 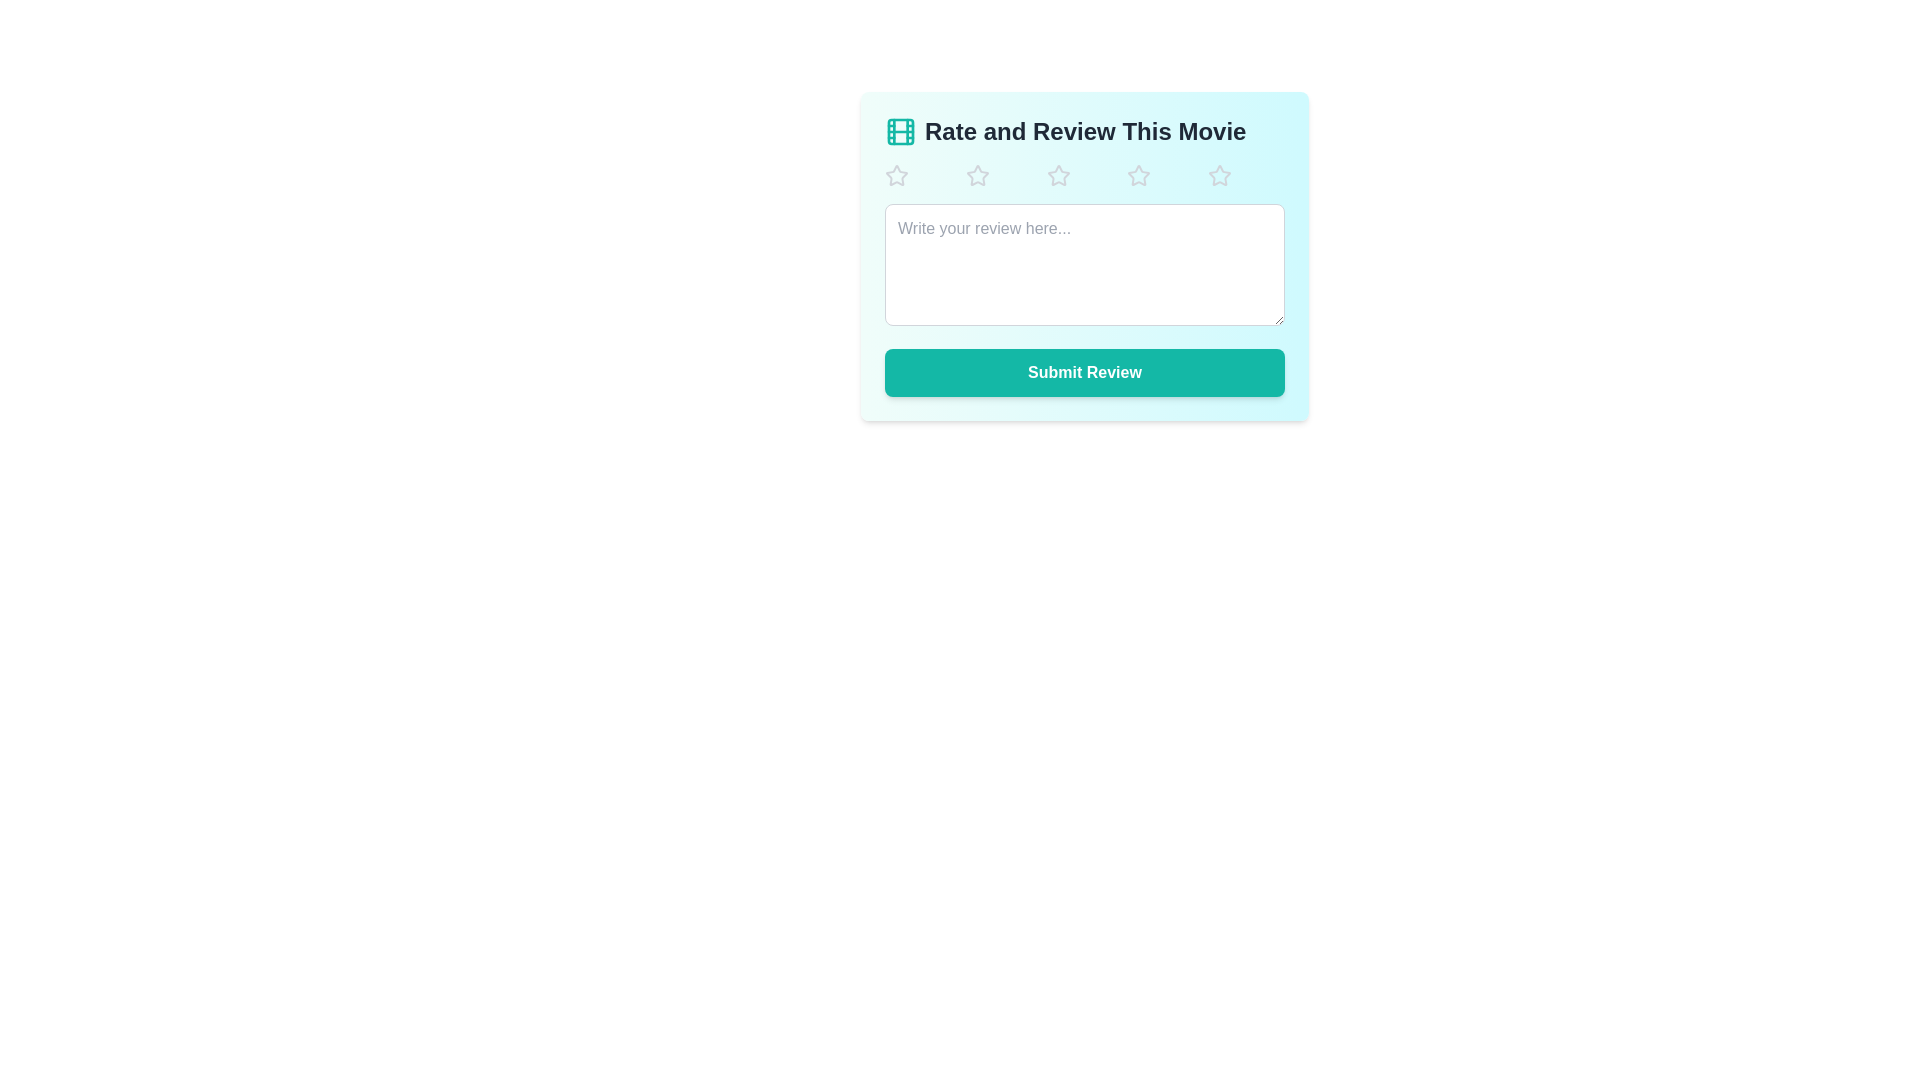 I want to click on the star corresponding to 5 to set the movie rating, so click(x=1246, y=175).